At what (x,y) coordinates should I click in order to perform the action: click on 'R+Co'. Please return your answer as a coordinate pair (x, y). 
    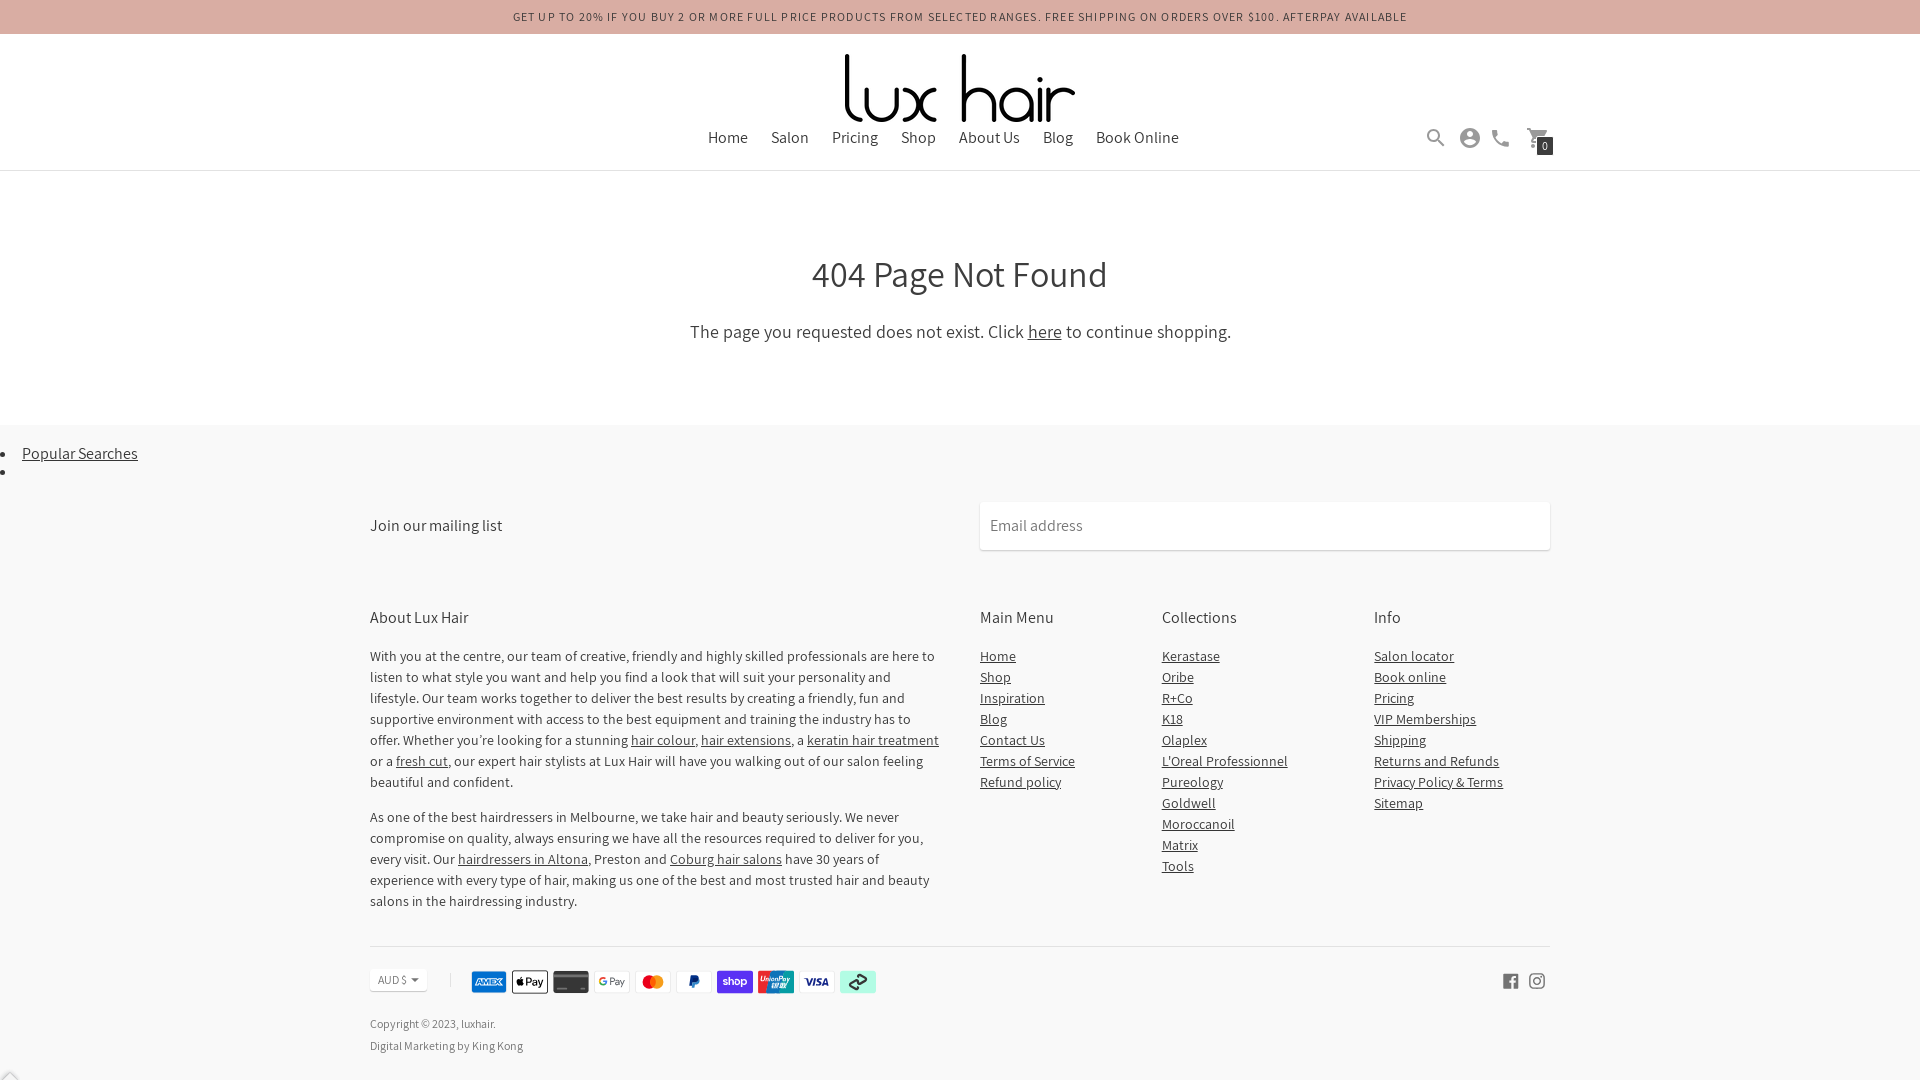
    Looking at the image, I should click on (1177, 697).